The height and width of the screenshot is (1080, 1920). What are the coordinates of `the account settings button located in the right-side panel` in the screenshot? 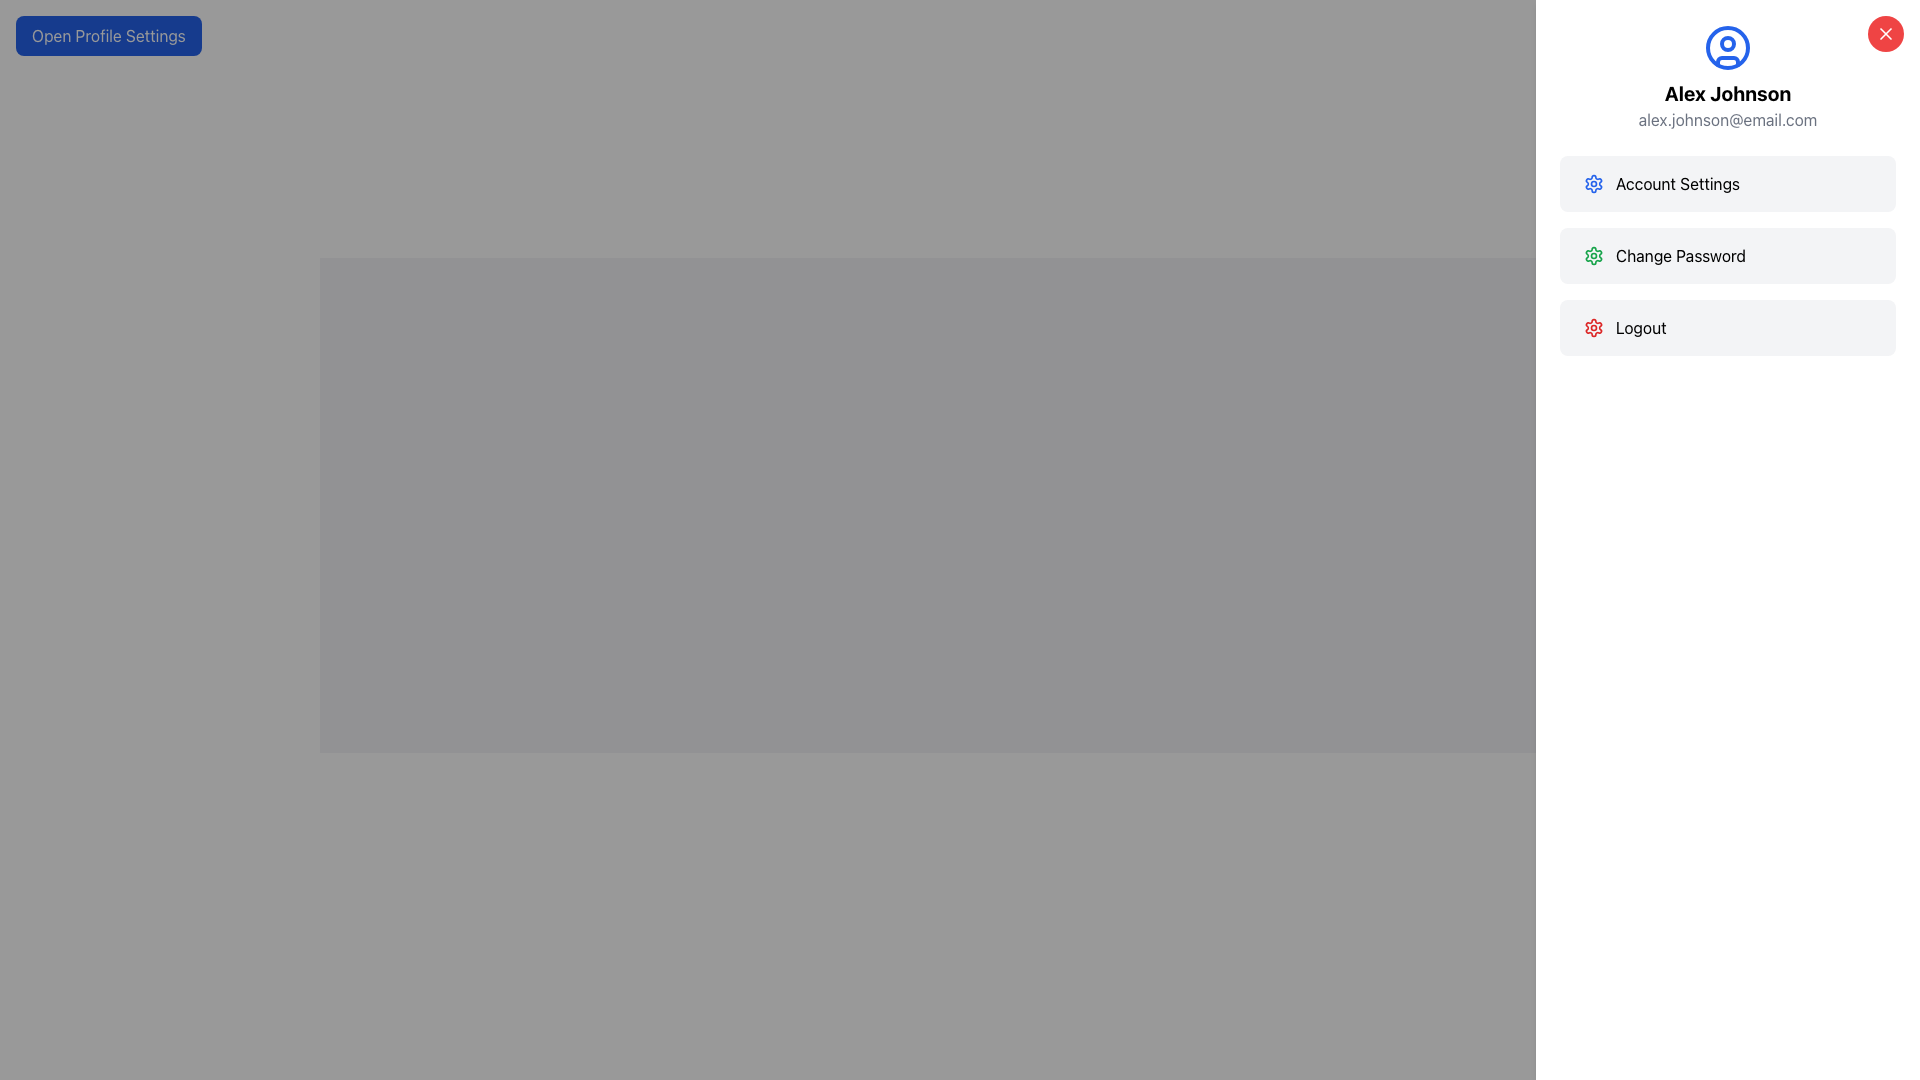 It's located at (1727, 184).